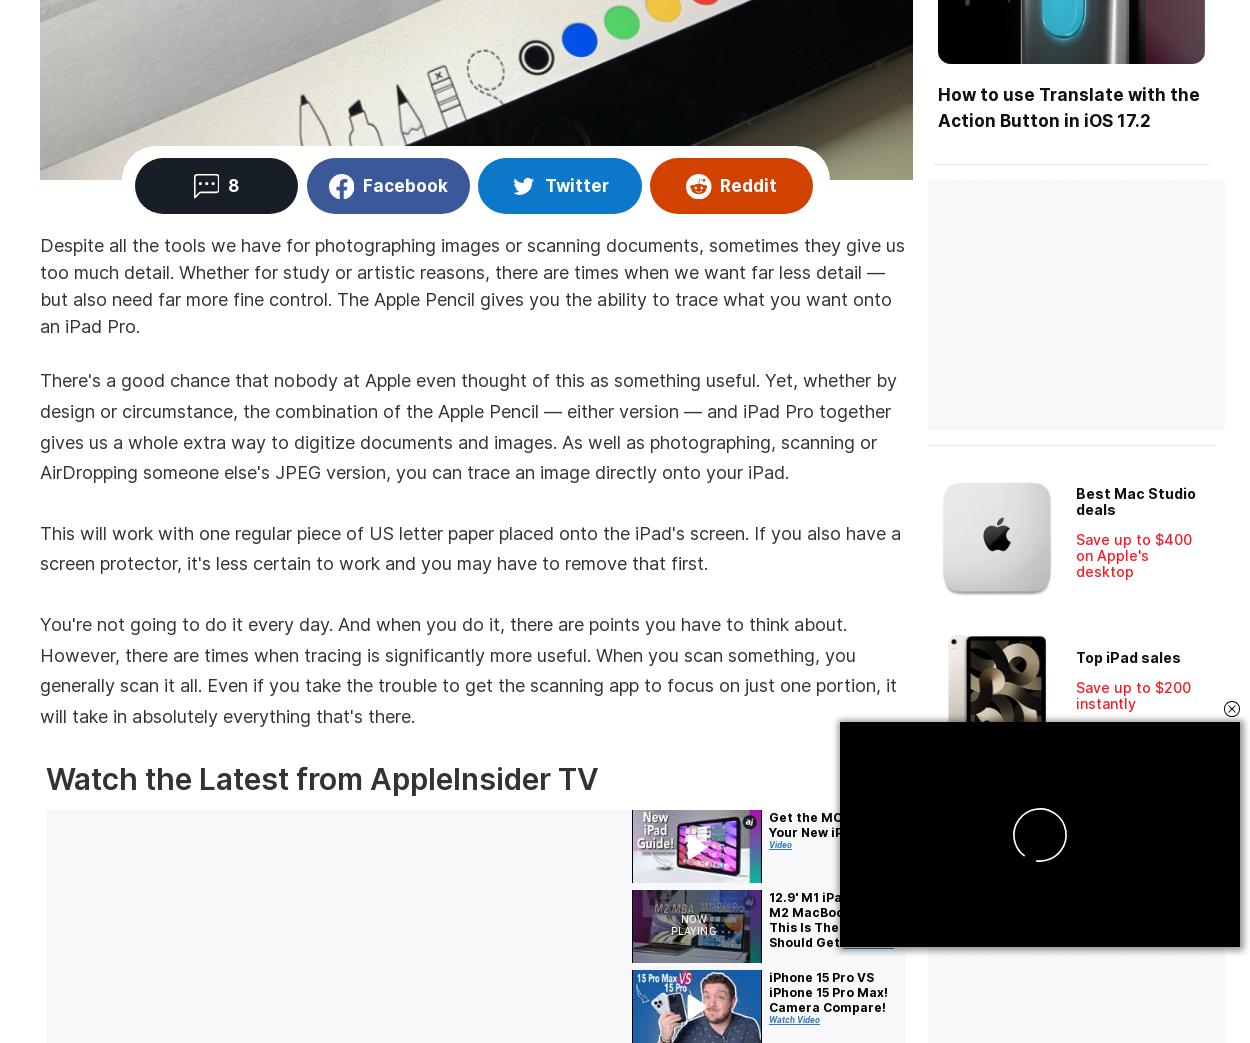 This screenshot has height=1043, width=1250. What do you see at coordinates (471, 285) in the screenshot?
I see `'Despite all the tools we have for photographing images or scanning documents, sometimes they give us too much detail. Whether for study or artistic reasons, there are times when we want far less detail —  but also need far more fine control. The Apple Pencil gives you the ability to trace what you want onto an iPad Pro.'` at bounding box center [471, 285].